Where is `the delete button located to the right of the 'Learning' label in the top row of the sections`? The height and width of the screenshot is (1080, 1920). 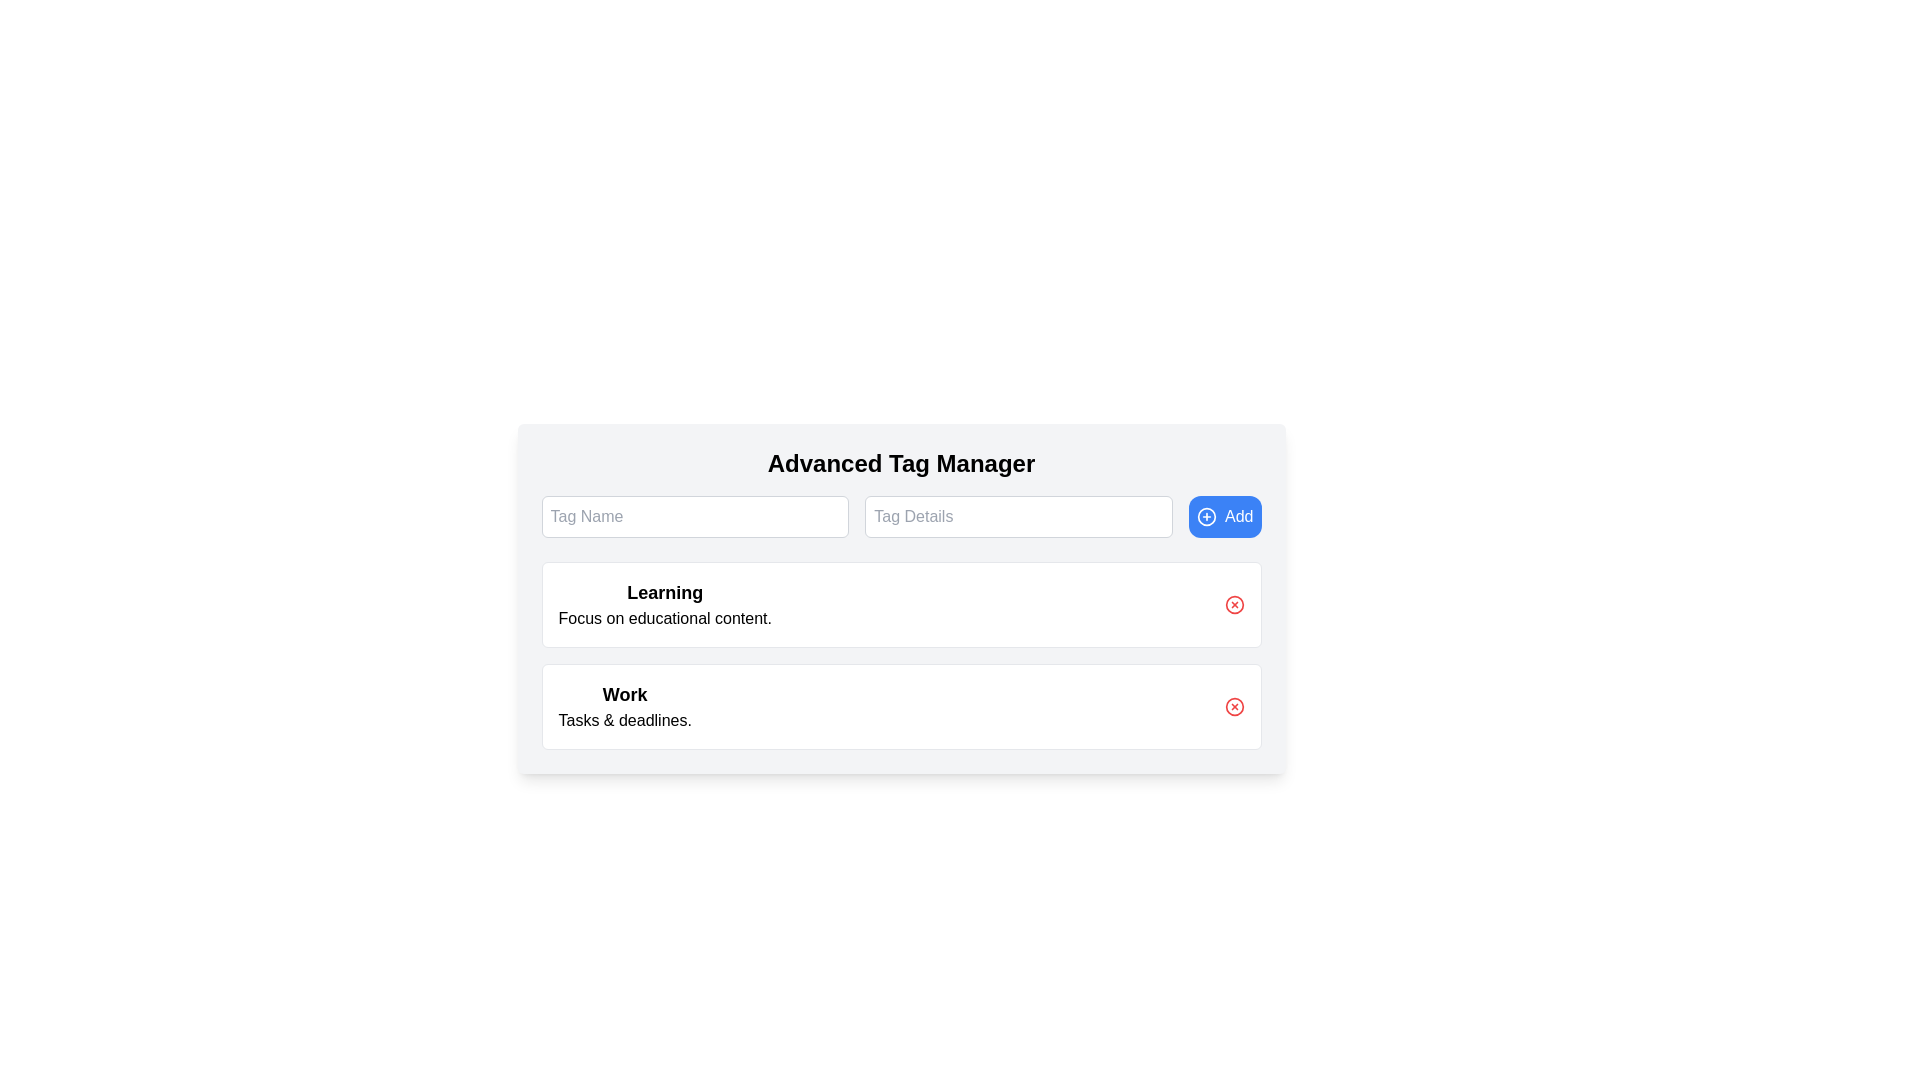
the delete button located to the right of the 'Learning' label in the top row of the sections is located at coordinates (1233, 604).